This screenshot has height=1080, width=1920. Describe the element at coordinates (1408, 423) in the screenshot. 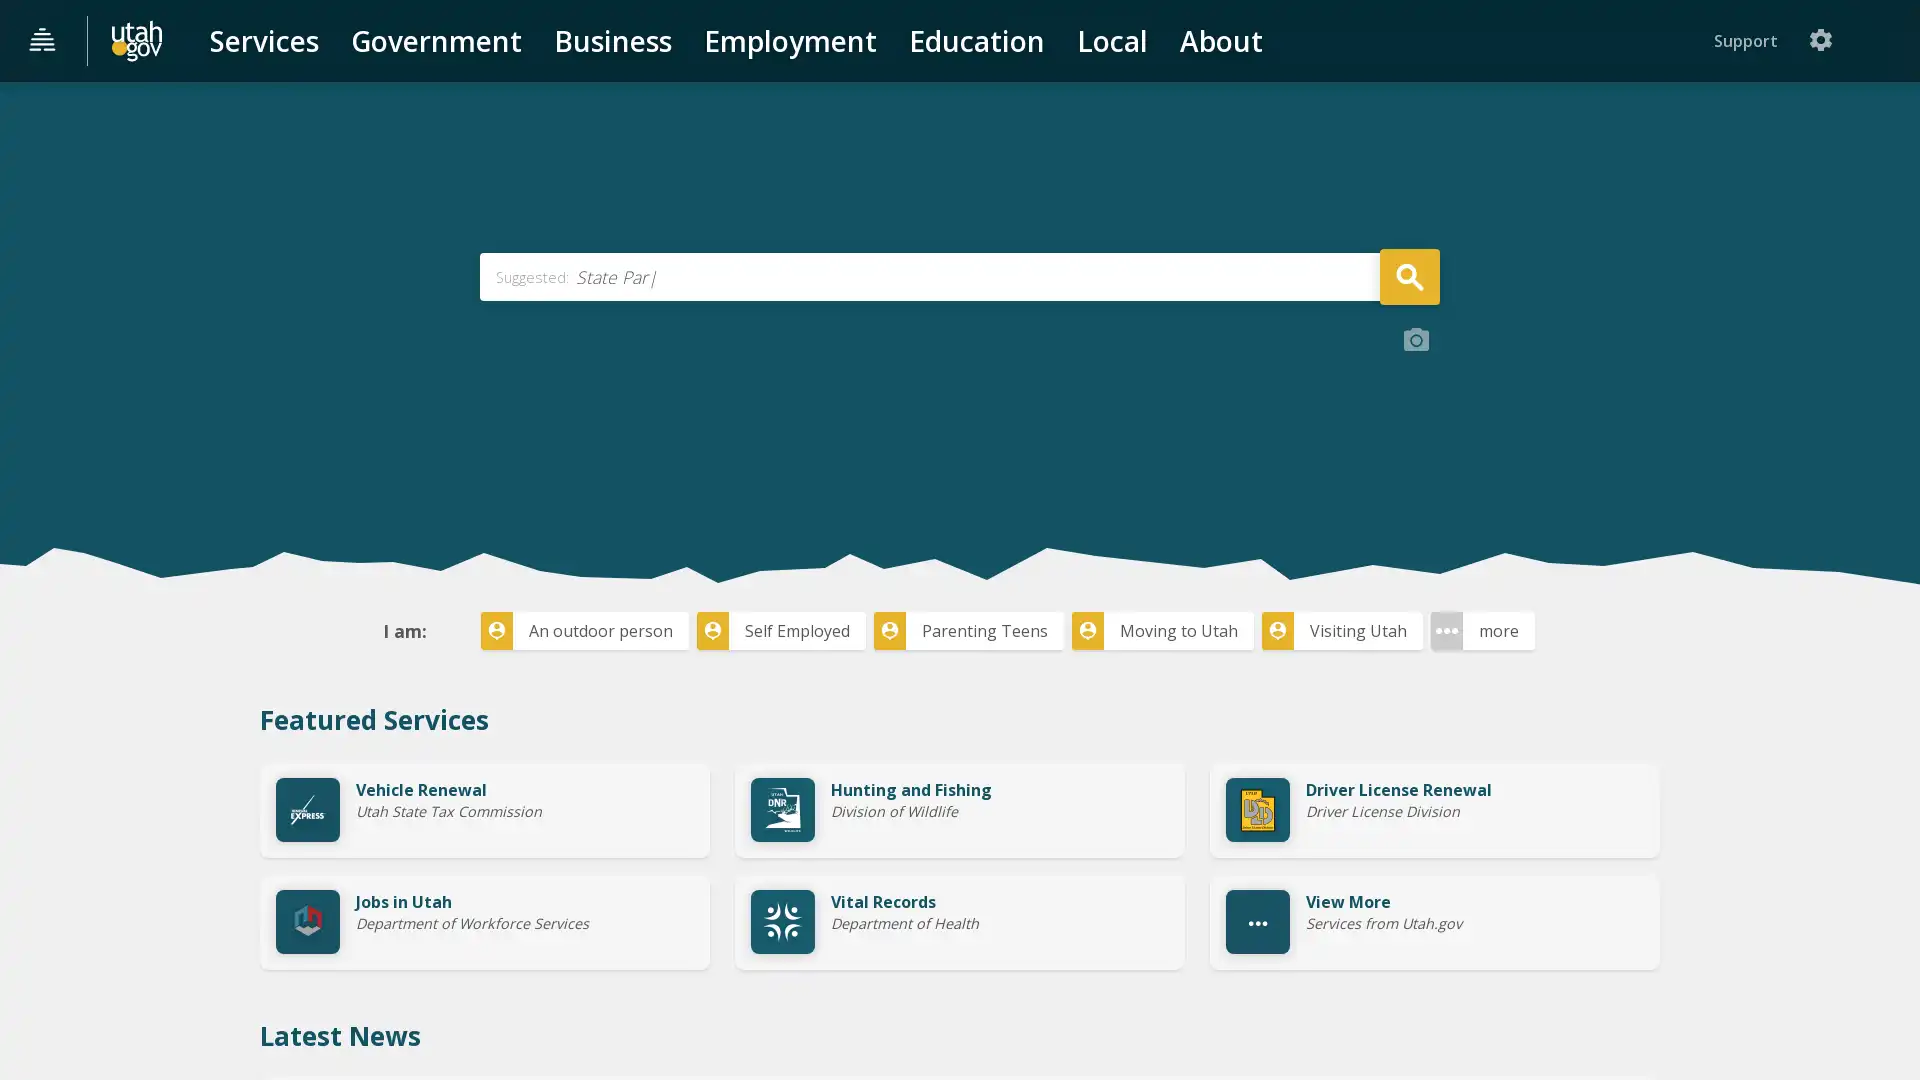

I see `Search` at that location.